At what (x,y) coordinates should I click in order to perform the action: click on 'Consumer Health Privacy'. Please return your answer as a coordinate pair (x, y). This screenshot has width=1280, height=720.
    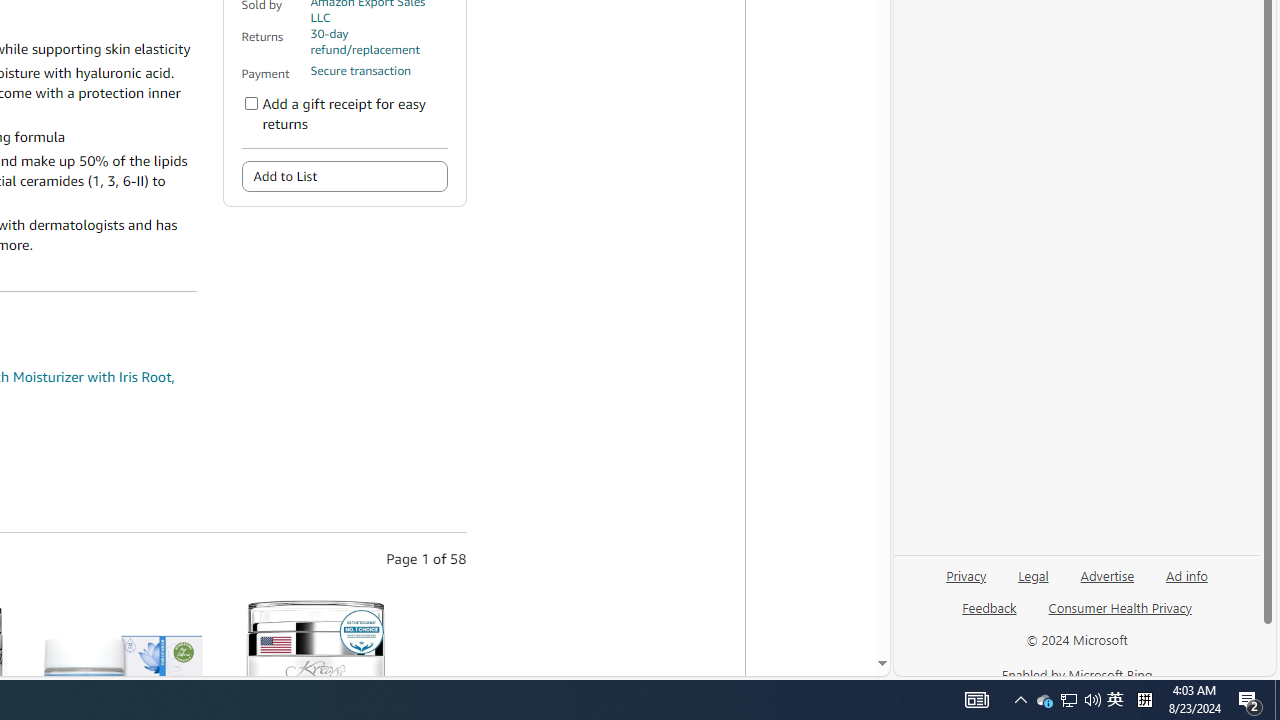
    Looking at the image, I should click on (1120, 606).